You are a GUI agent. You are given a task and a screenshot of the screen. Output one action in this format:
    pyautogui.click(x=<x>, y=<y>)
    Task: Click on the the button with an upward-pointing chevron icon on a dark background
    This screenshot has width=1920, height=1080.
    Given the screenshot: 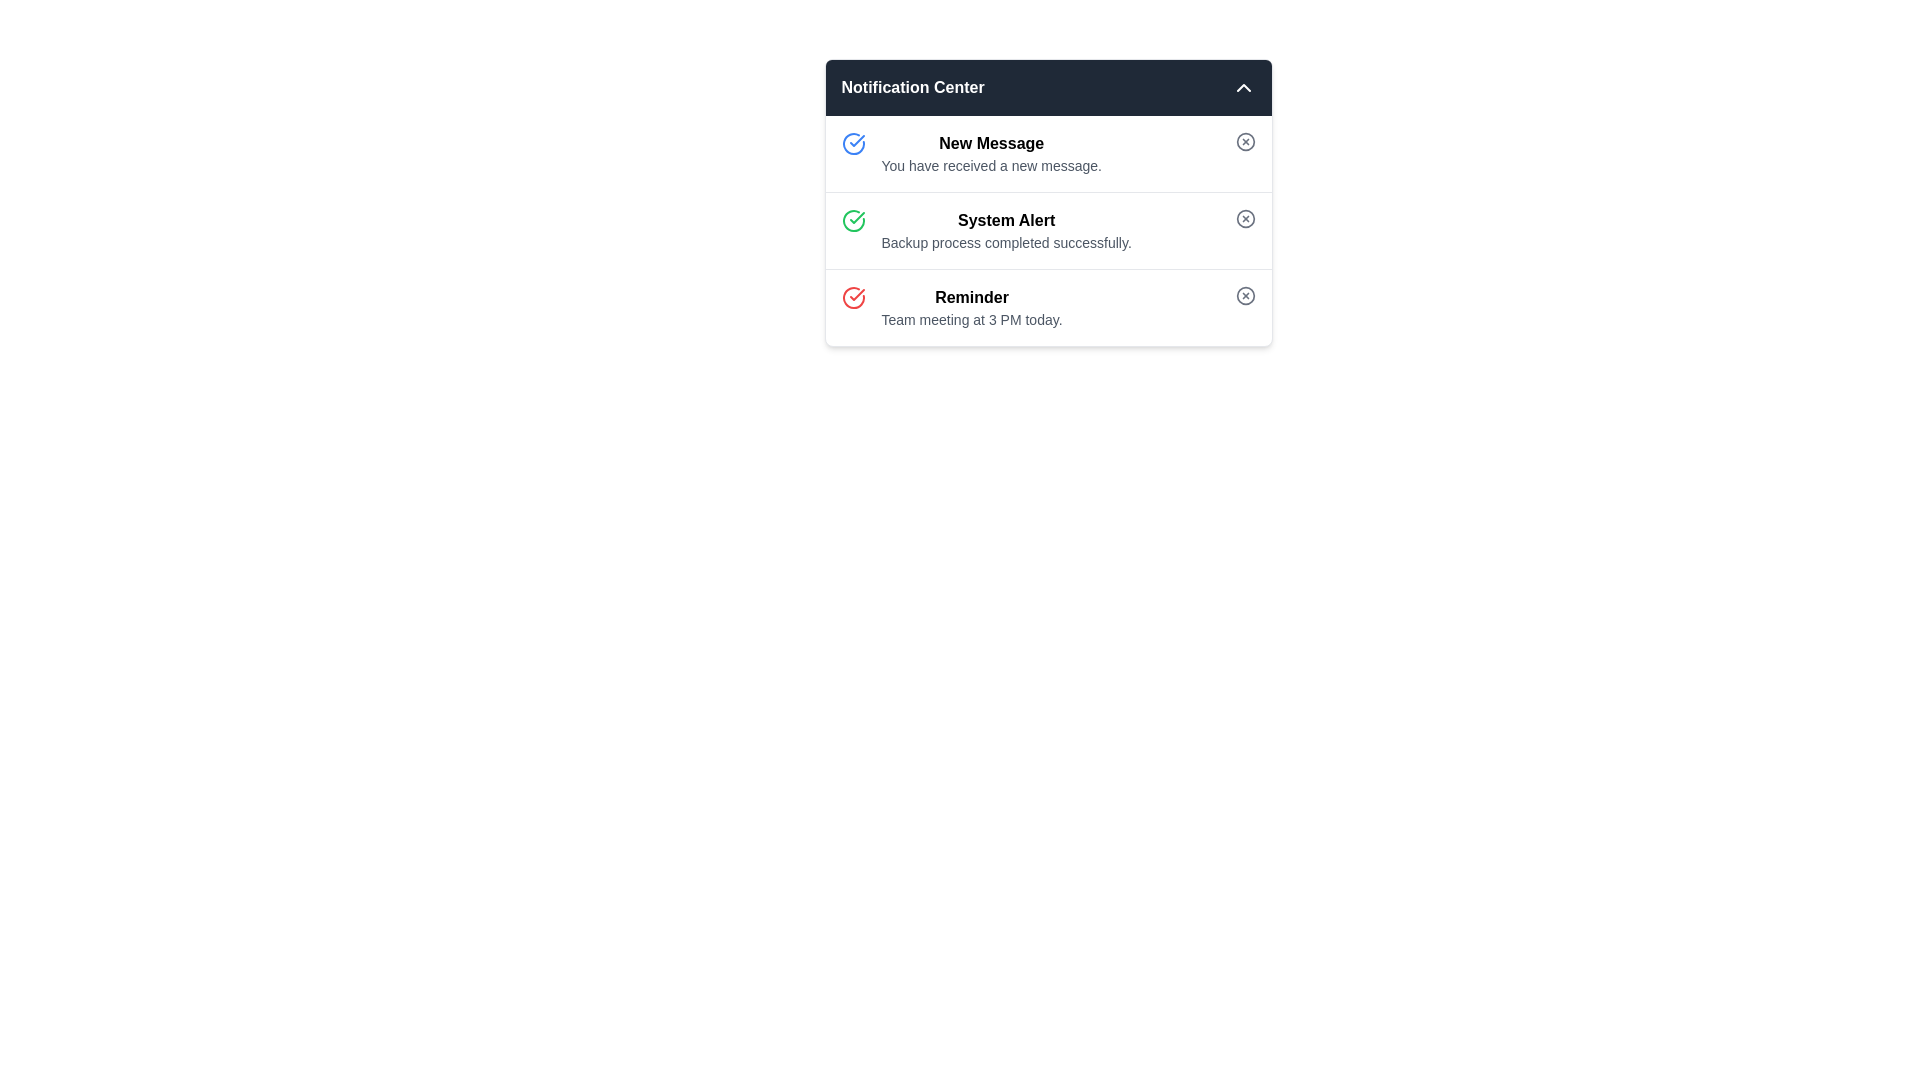 What is the action you would take?
    pyautogui.click(x=1242, y=87)
    